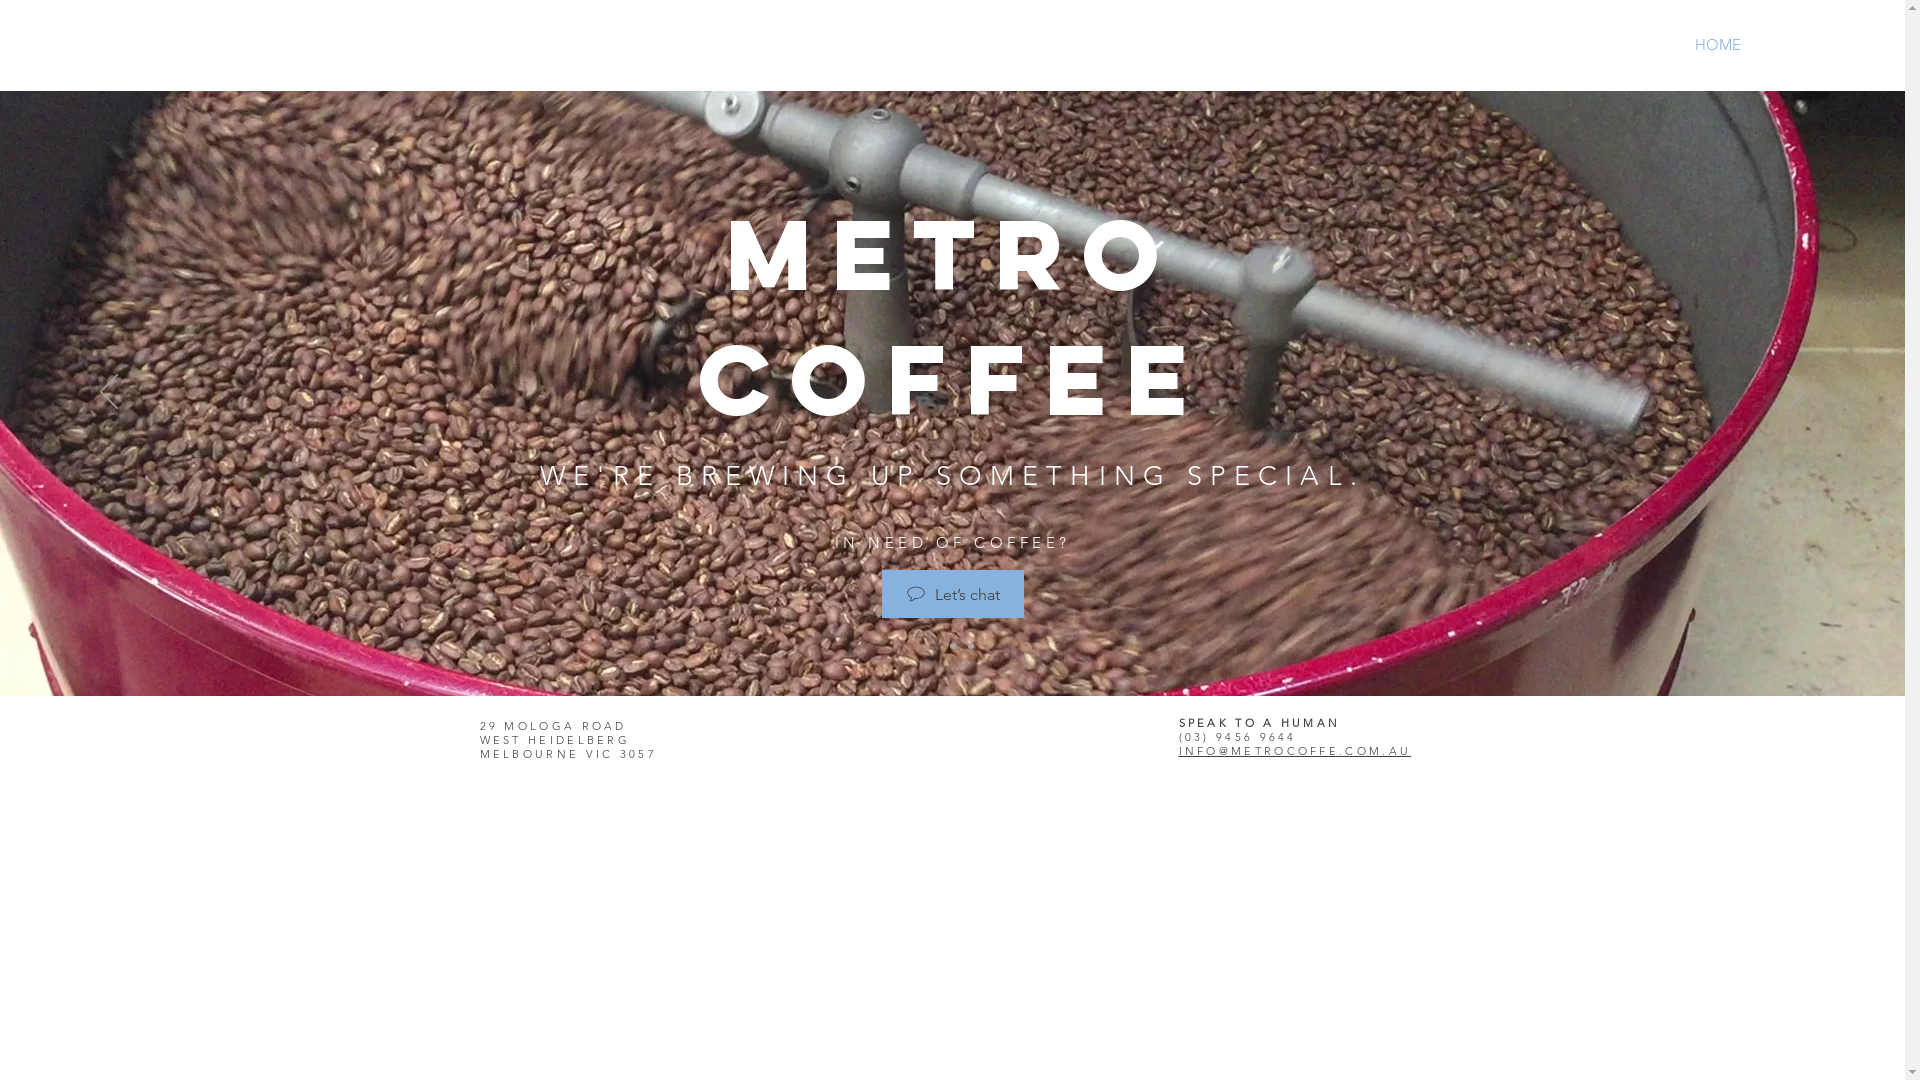 This screenshot has height=1080, width=1920. Describe the element at coordinates (1717, 45) in the screenshot. I see `'HOME'` at that location.